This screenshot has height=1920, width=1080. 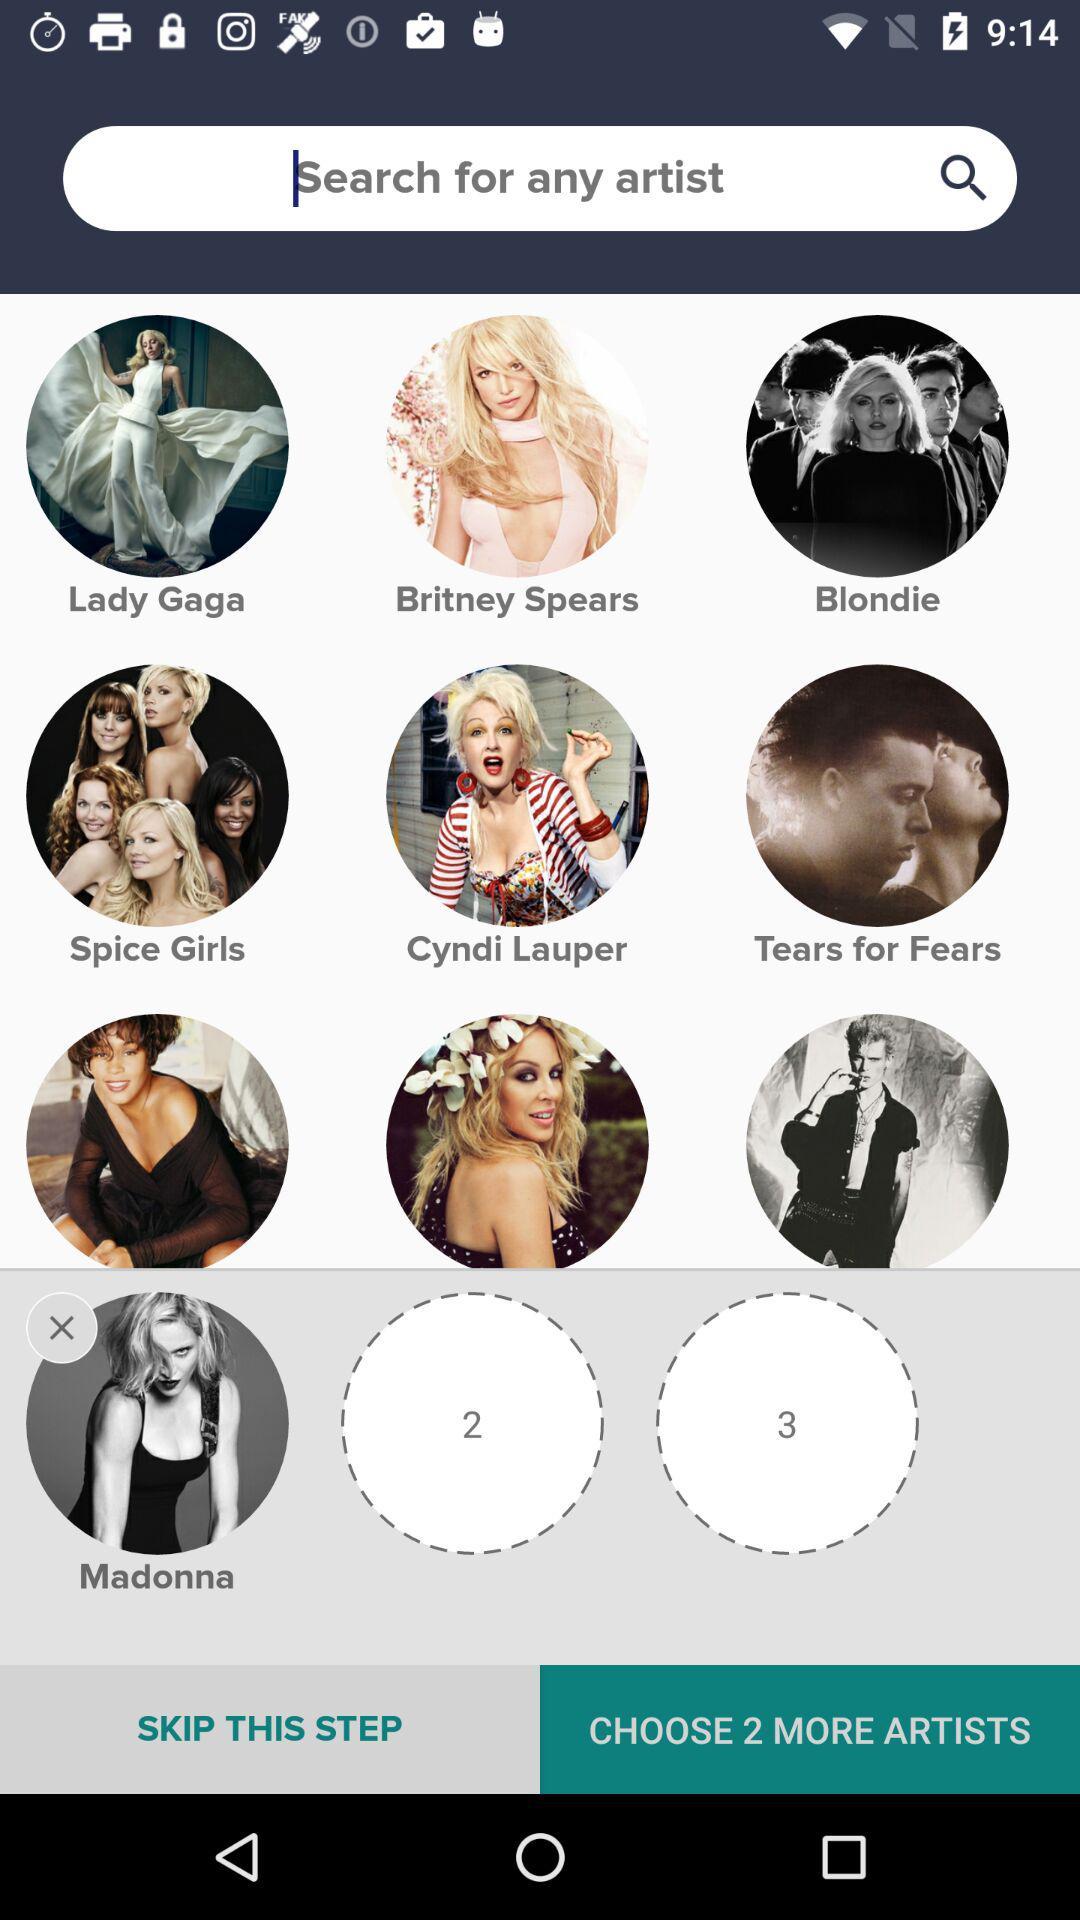 What do you see at coordinates (270, 1728) in the screenshot?
I see `icon below the madonna` at bounding box center [270, 1728].